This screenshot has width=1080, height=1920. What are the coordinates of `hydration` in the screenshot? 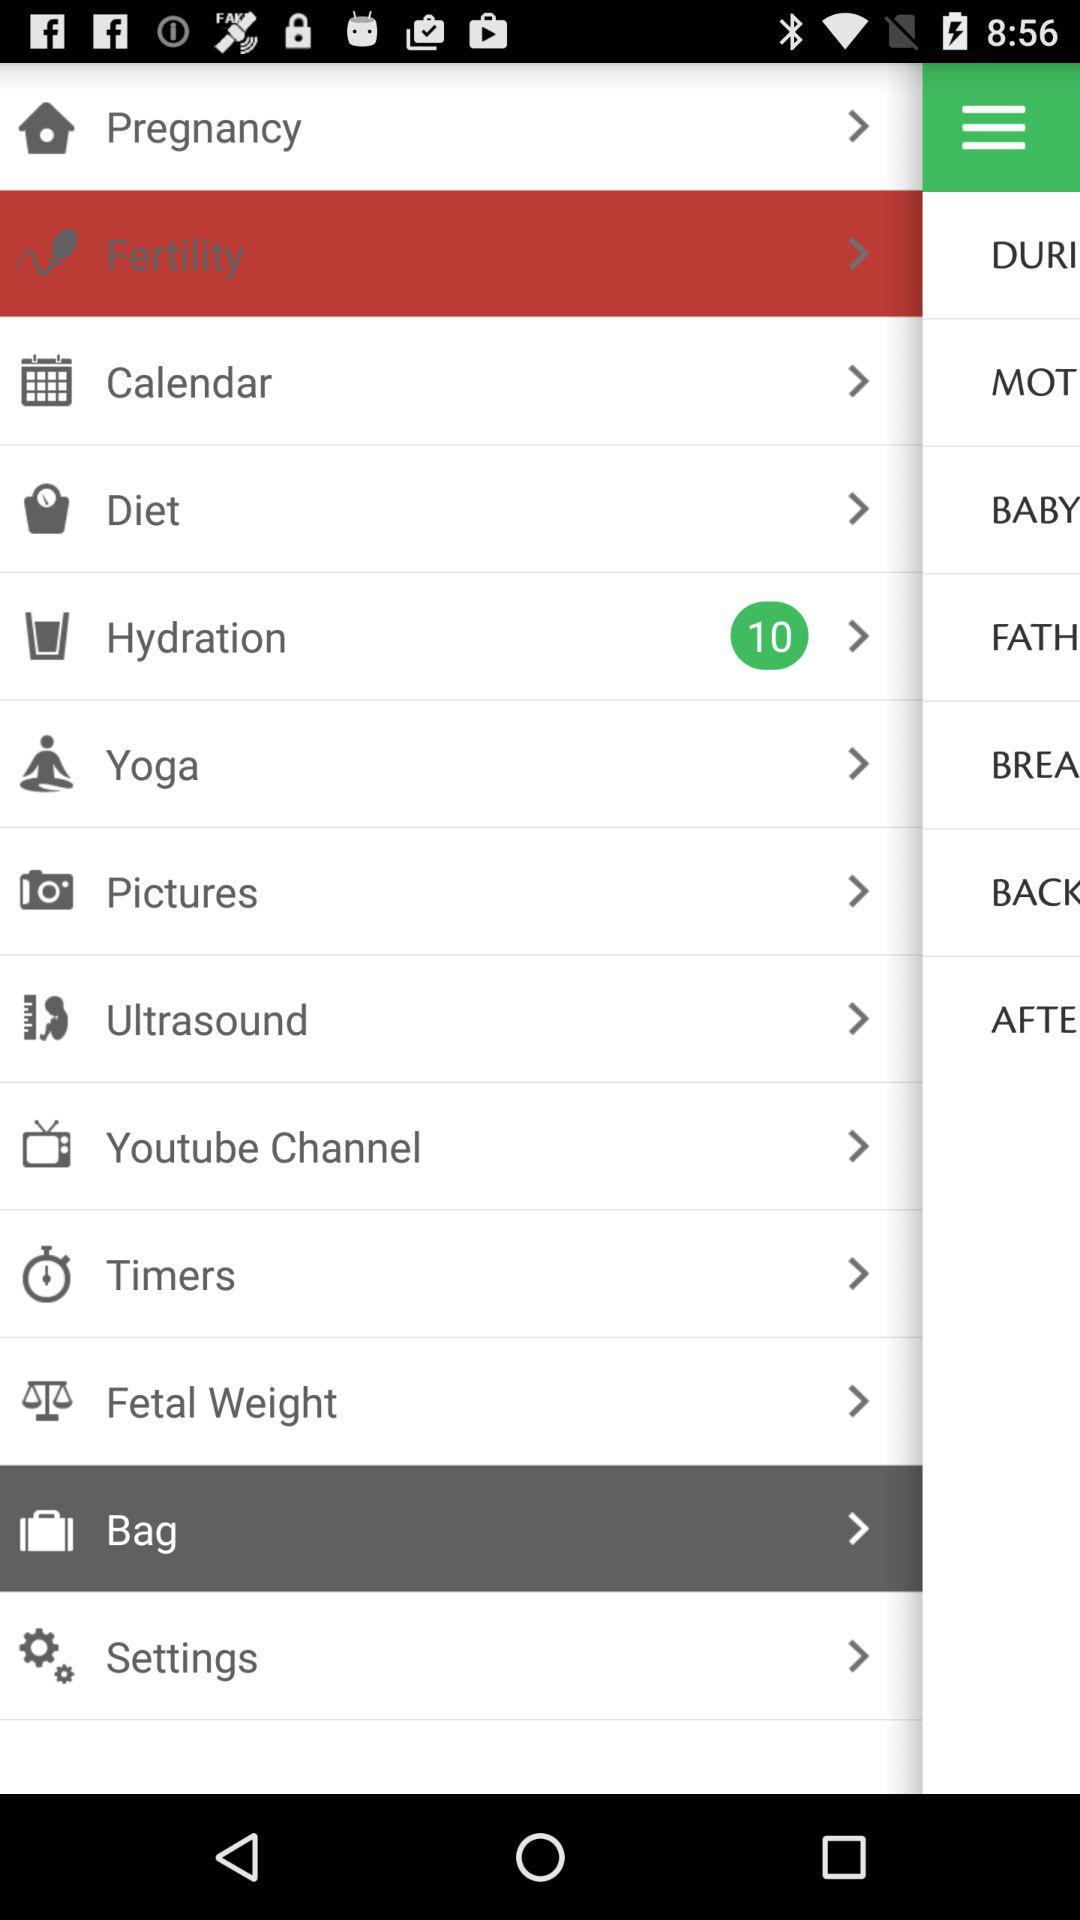 It's located at (417, 634).